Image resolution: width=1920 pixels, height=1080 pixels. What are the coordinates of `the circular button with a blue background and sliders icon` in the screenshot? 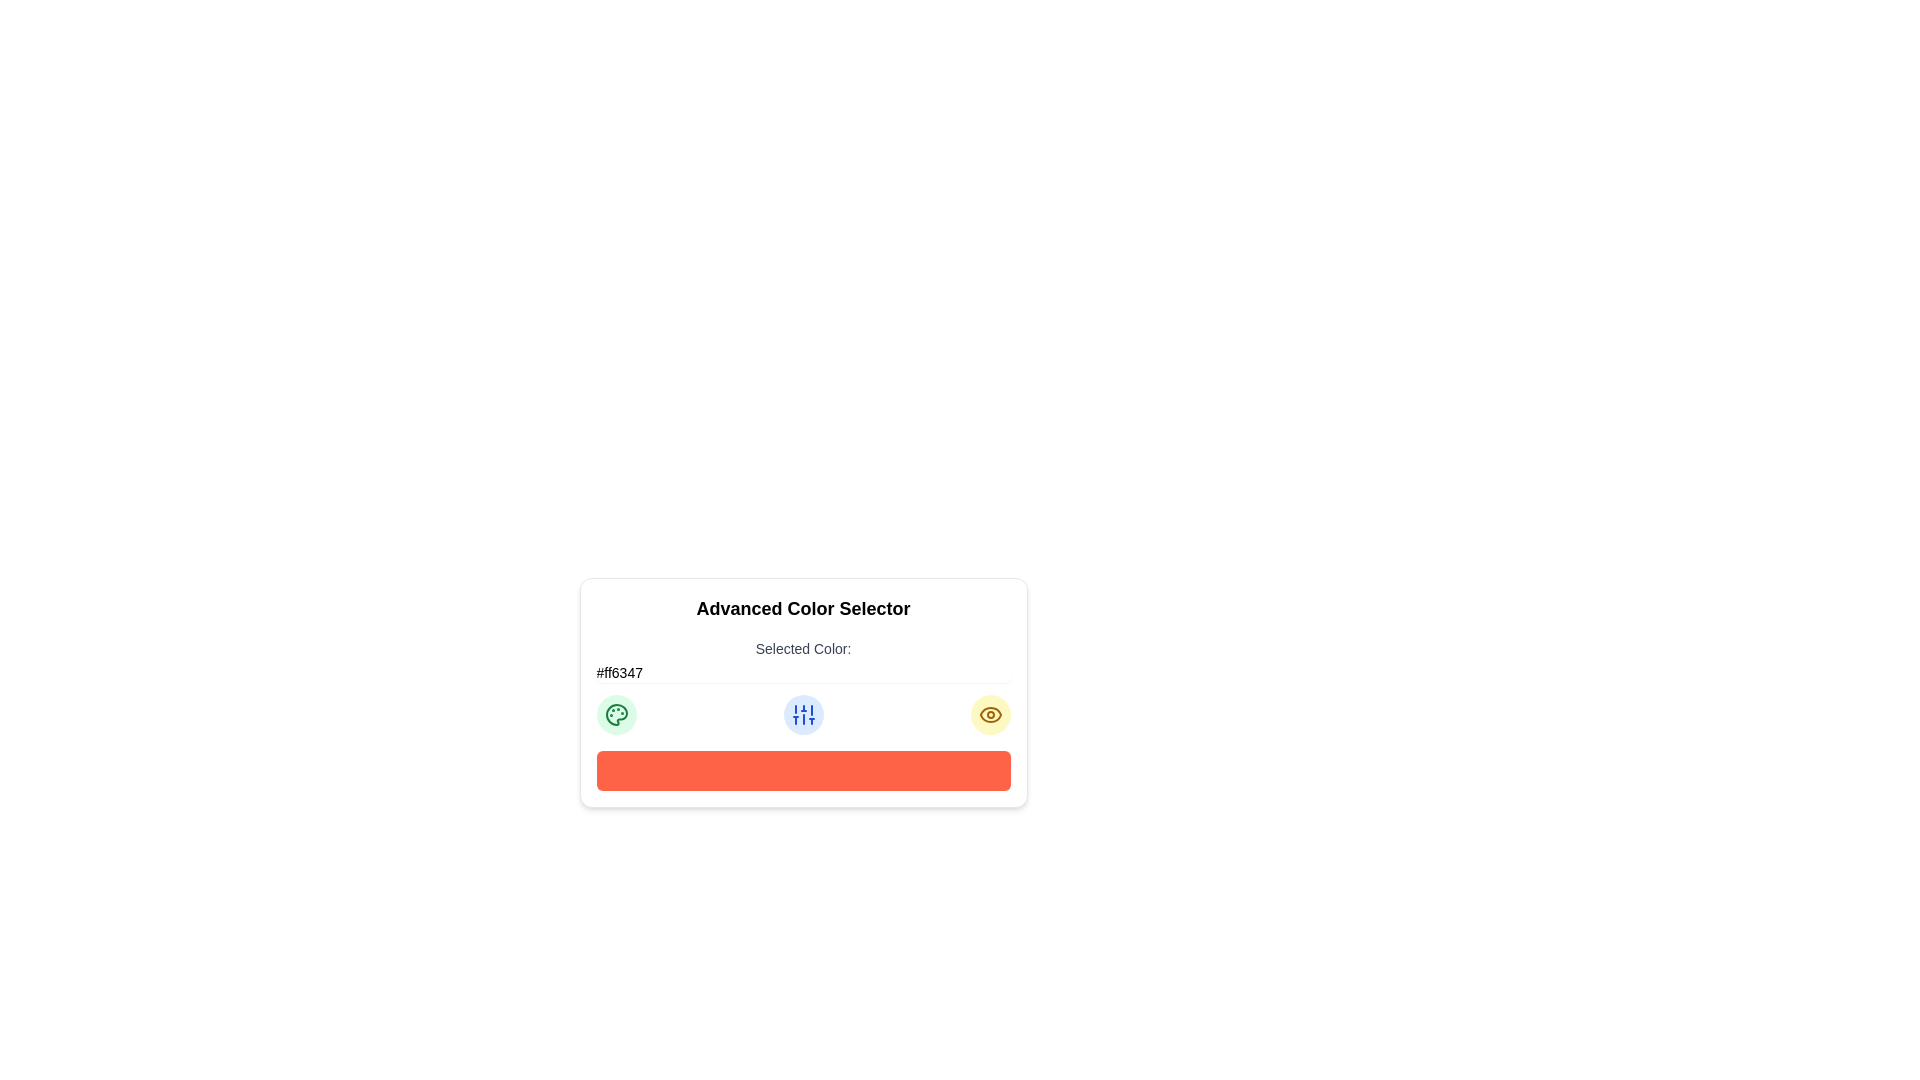 It's located at (803, 713).